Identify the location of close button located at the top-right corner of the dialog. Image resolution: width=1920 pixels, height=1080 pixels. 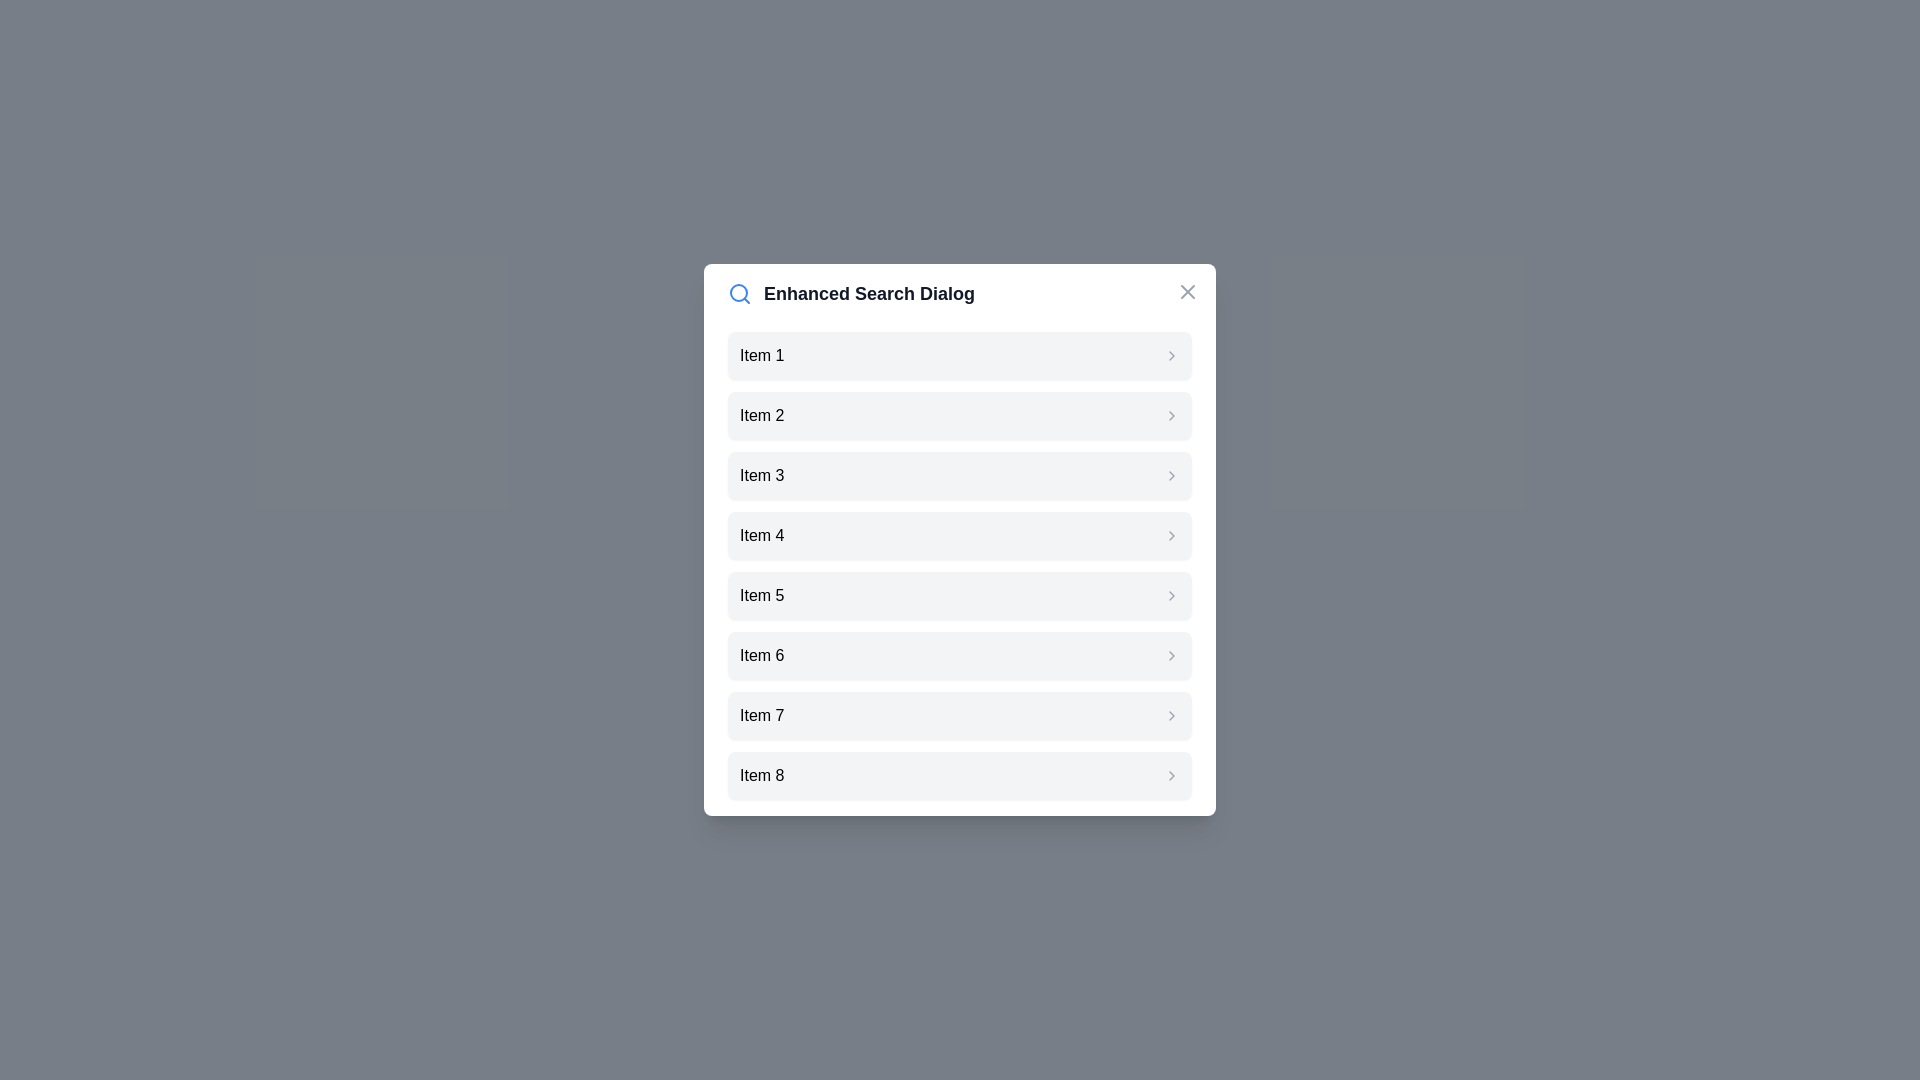
(1188, 292).